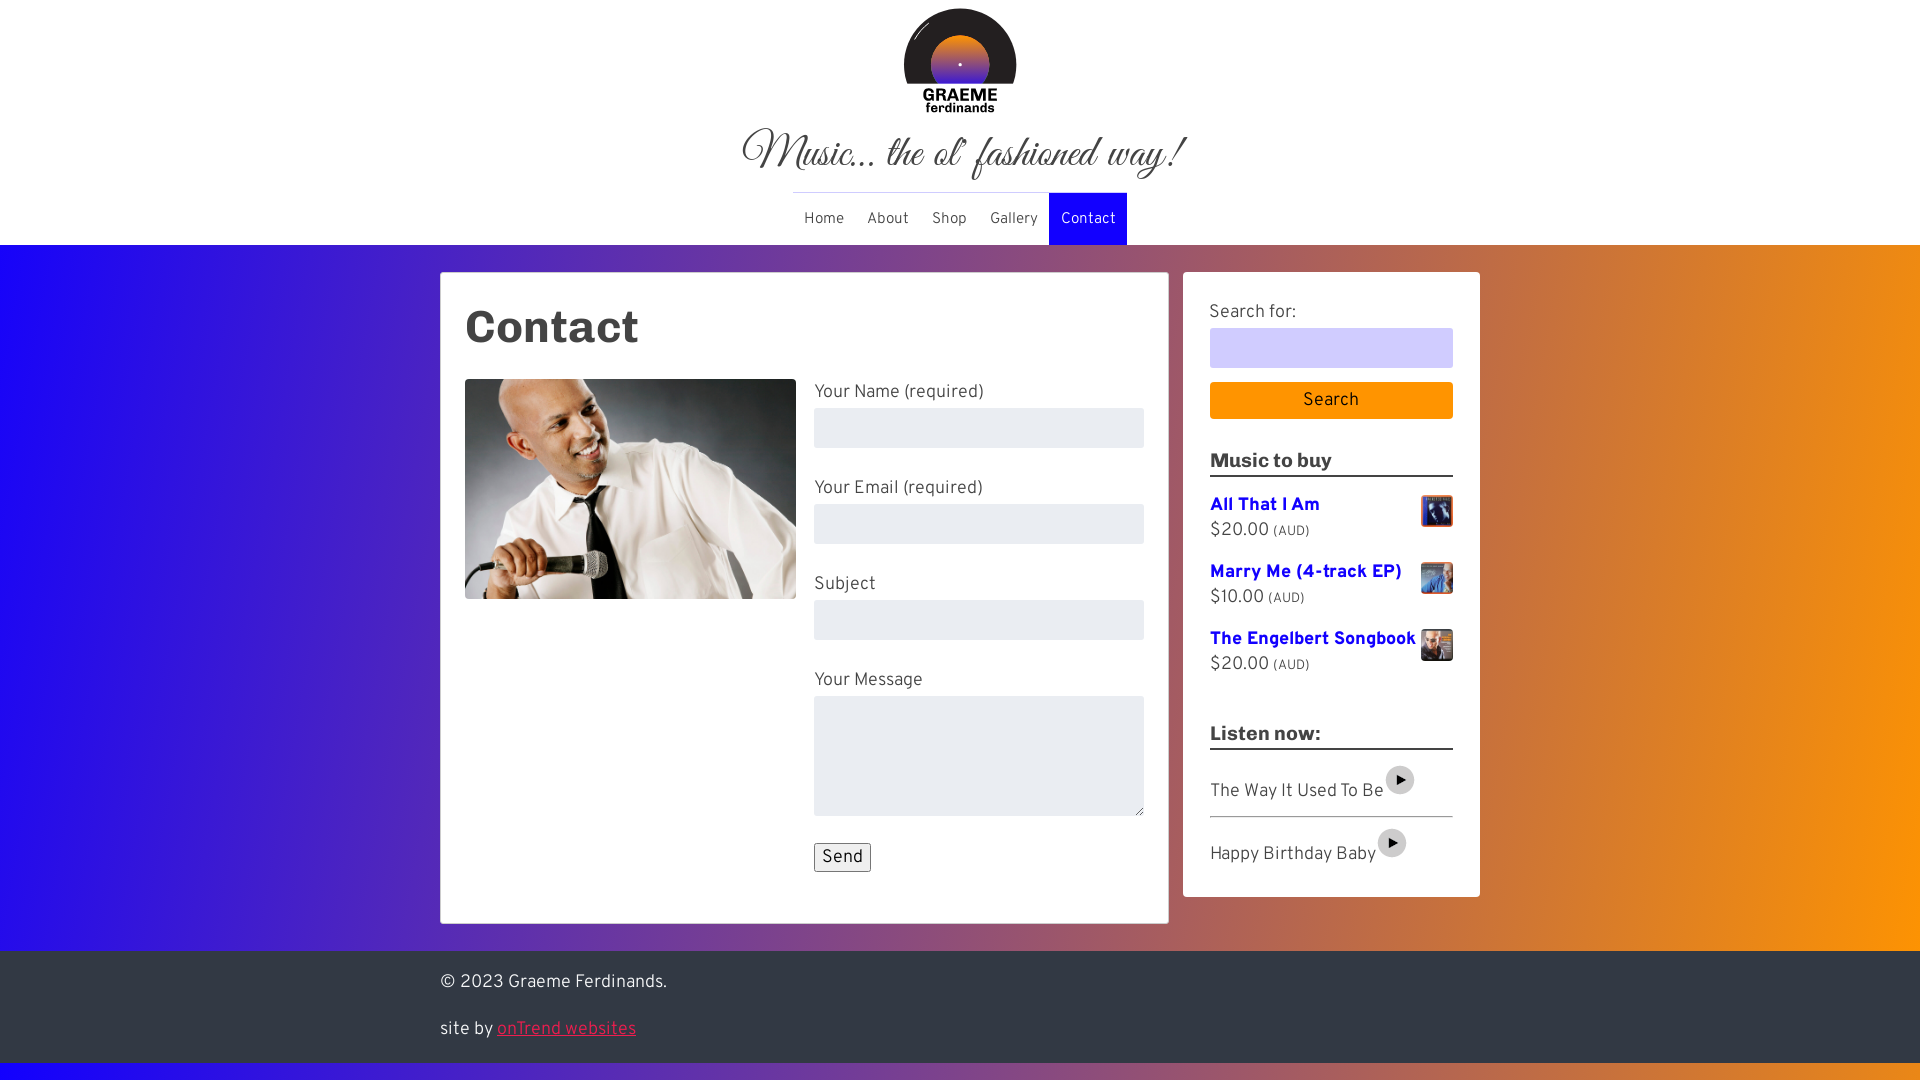  What do you see at coordinates (920, 219) in the screenshot?
I see `'Shop'` at bounding box center [920, 219].